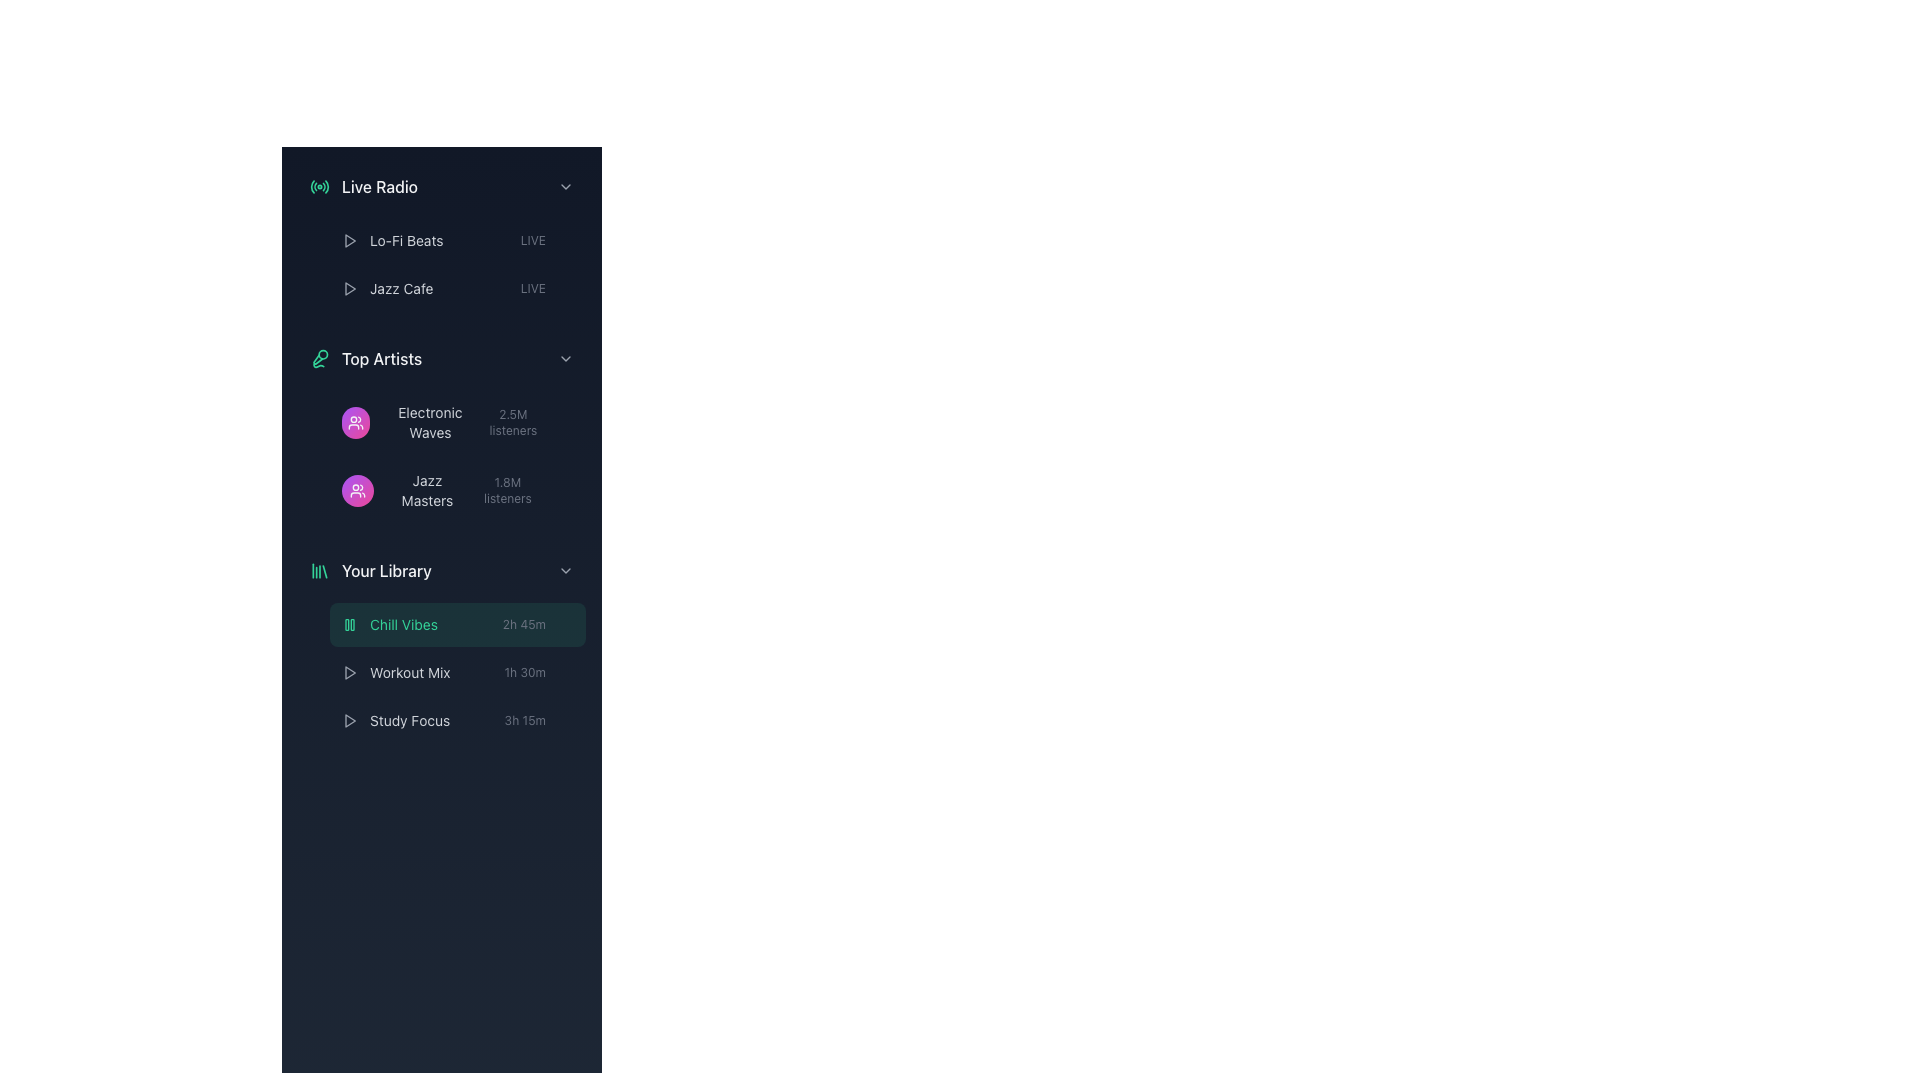 Image resolution: width=1920 pixels, height=1080 pixels. I want to click on the 'Top Artists' labeled list item, so click(440, 357).